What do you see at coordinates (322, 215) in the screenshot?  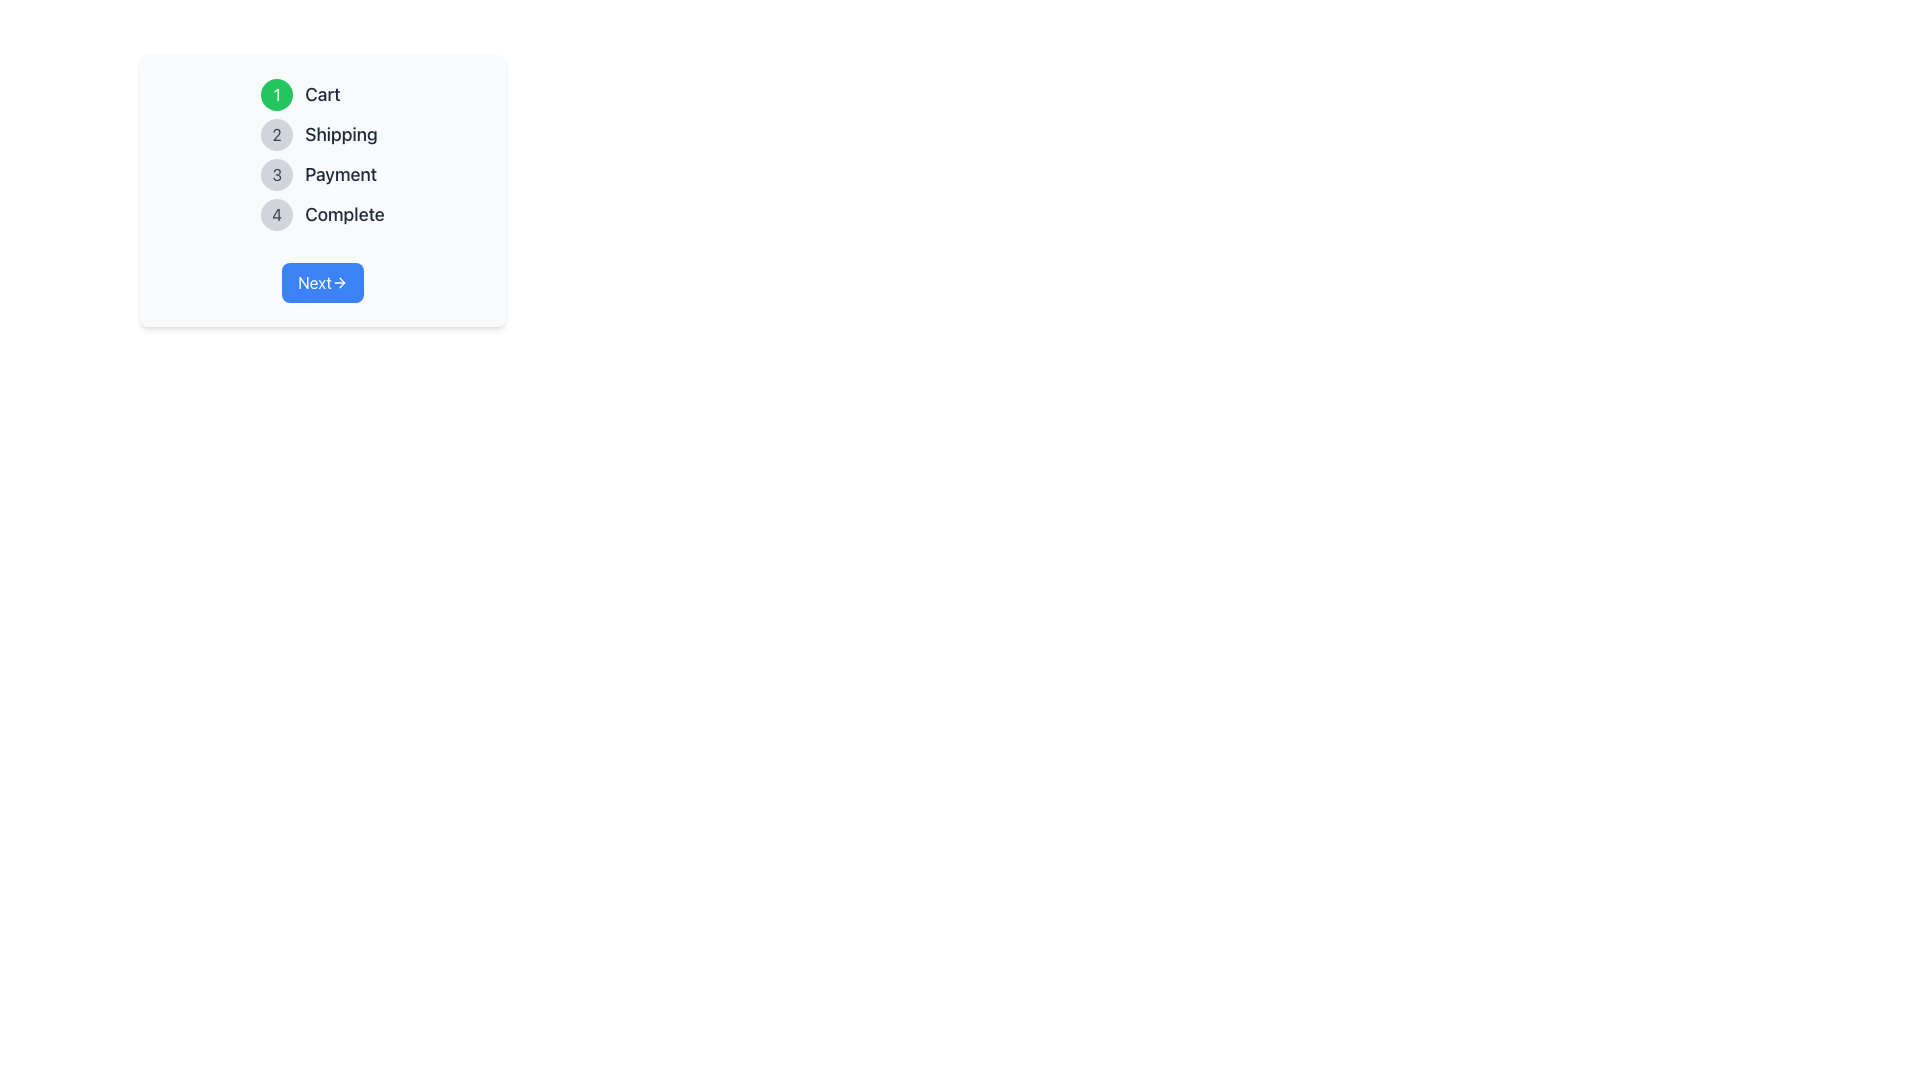 I see `the fourth step indicator titled 'Complete' in the vertical step indicator list, which is located directly below the '3 Payment' item` at bounding box center [322, 215].